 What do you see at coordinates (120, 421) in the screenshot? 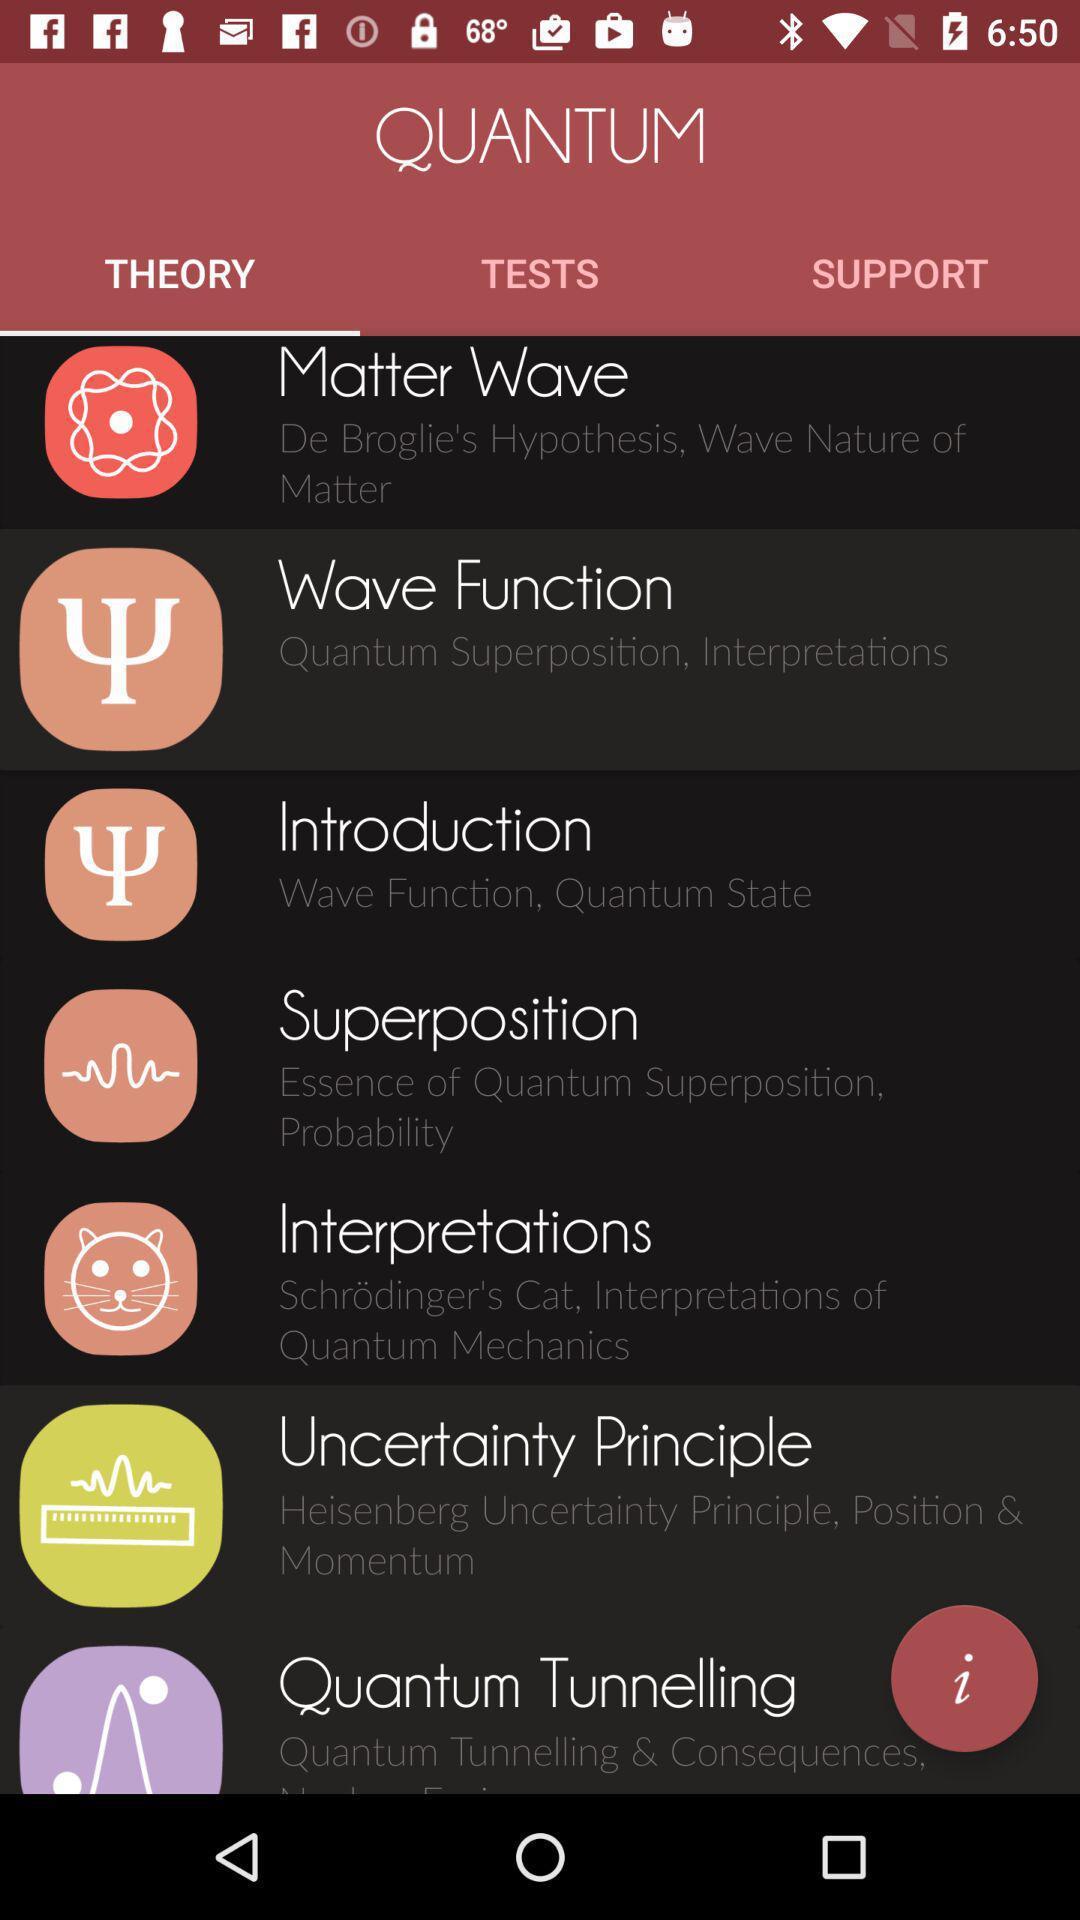
I see `matter wave option` at bounding box center [120, 421].